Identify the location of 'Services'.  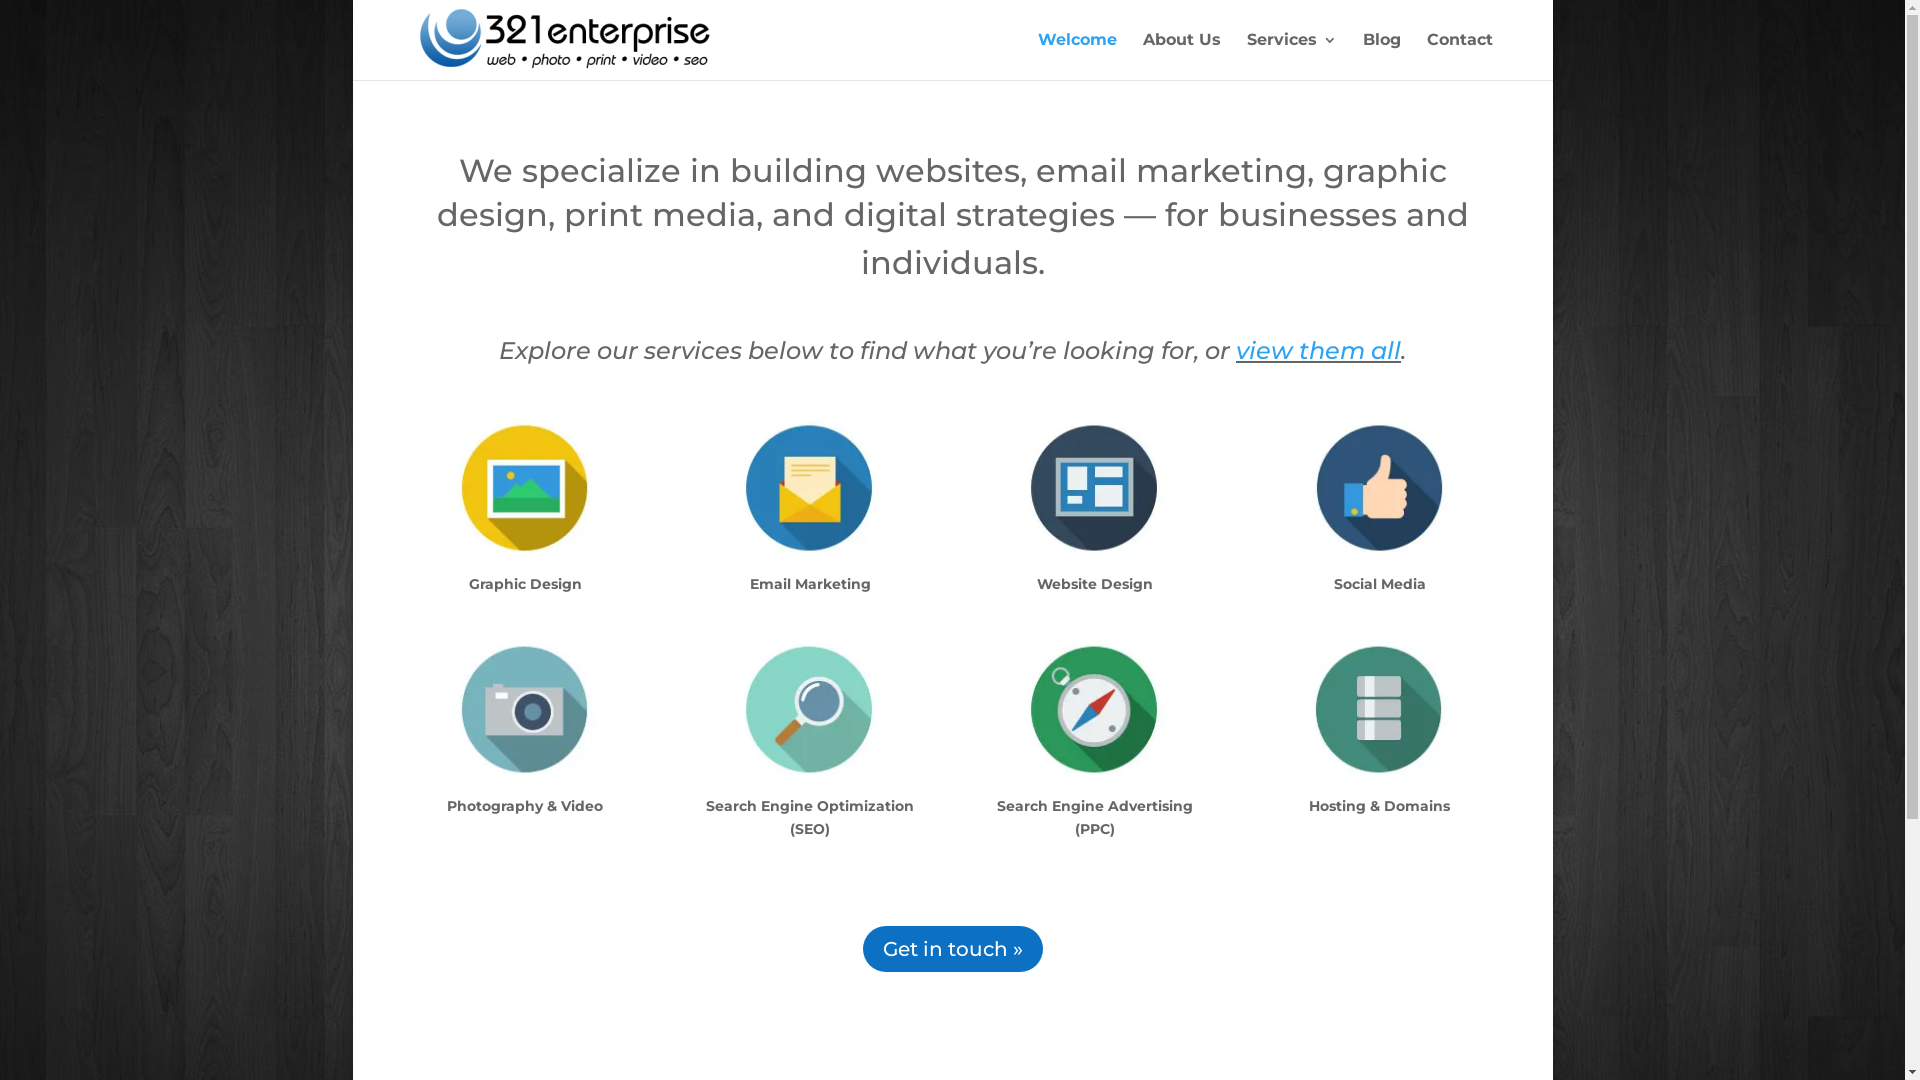
(1291, 55).